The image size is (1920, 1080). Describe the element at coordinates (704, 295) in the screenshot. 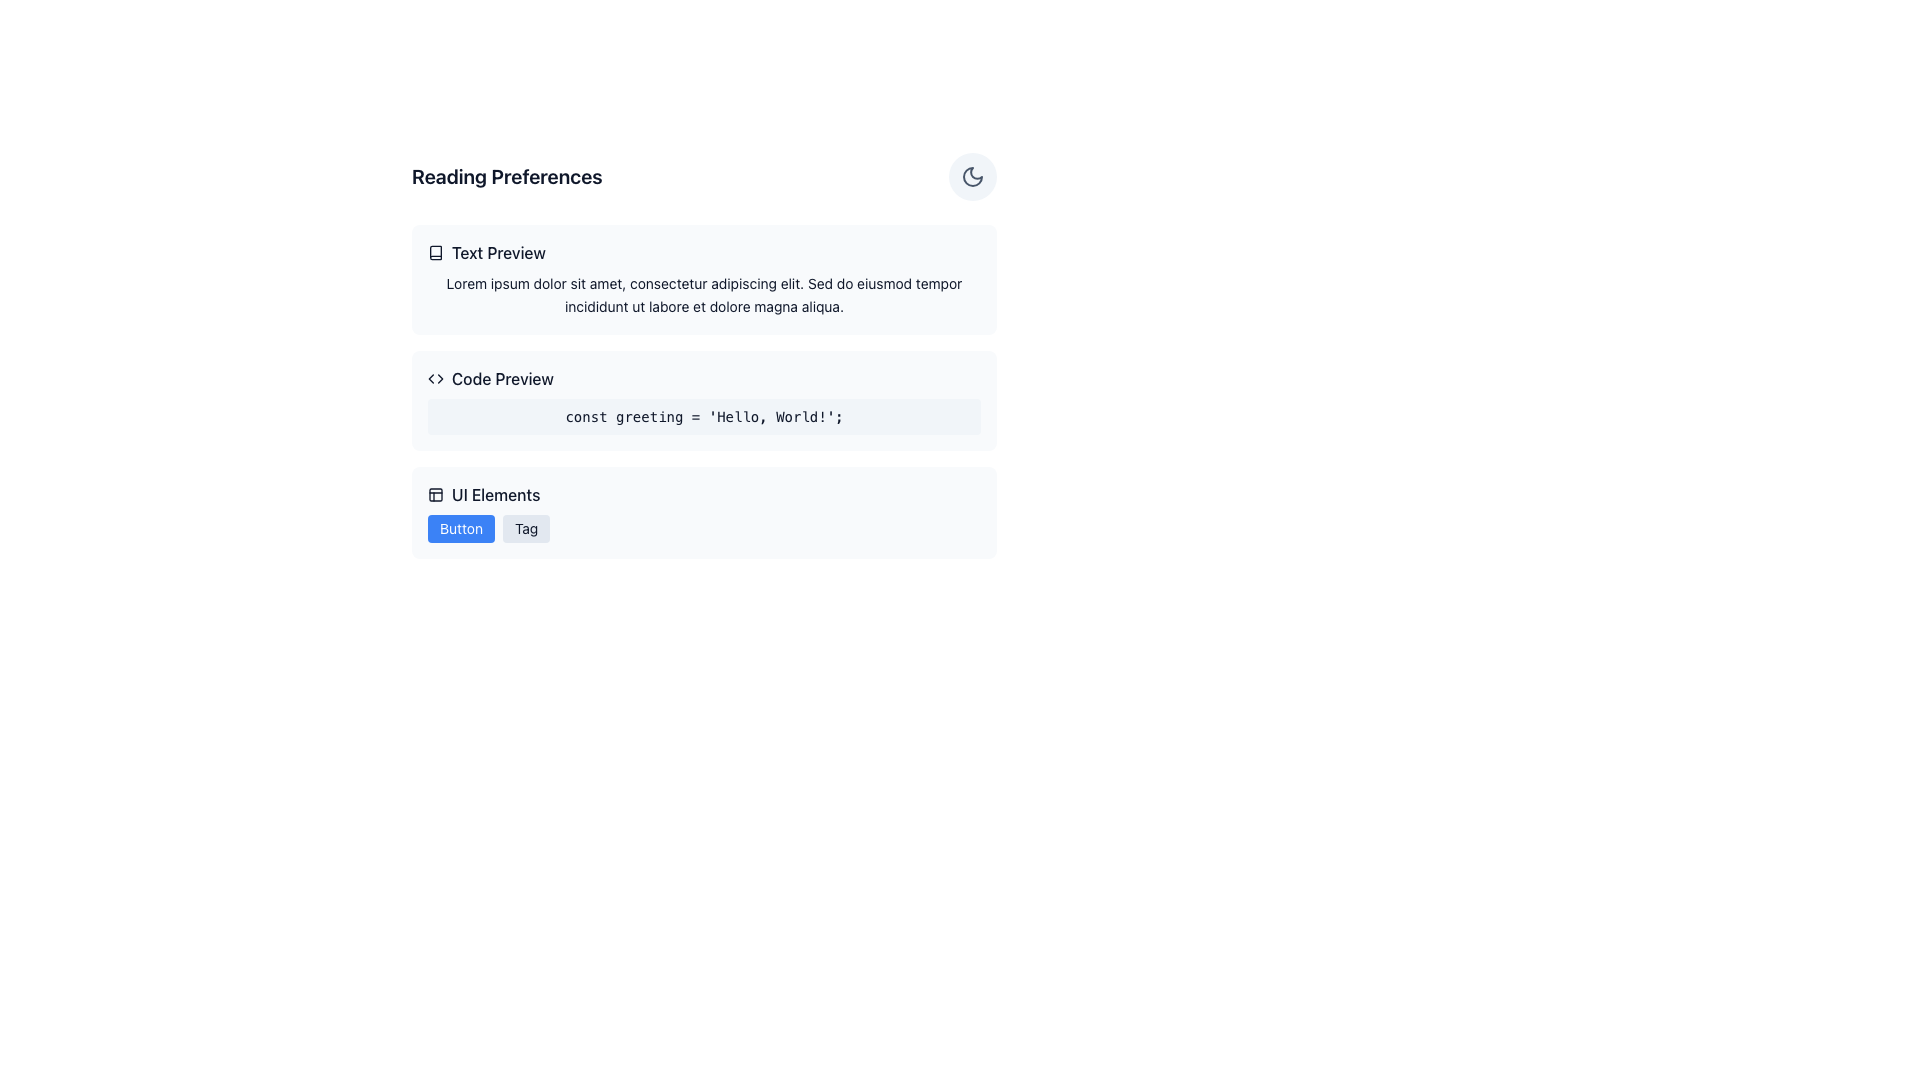

I see `the static text block displaying 'Lorem ipsum dolor sit amet, consectetur adipiscing elit. Sed do eiusmod tempor incididunt ut labore et dolore magna aliqua.' located below the heading 'Text Preview' within a light grey box` at that location.